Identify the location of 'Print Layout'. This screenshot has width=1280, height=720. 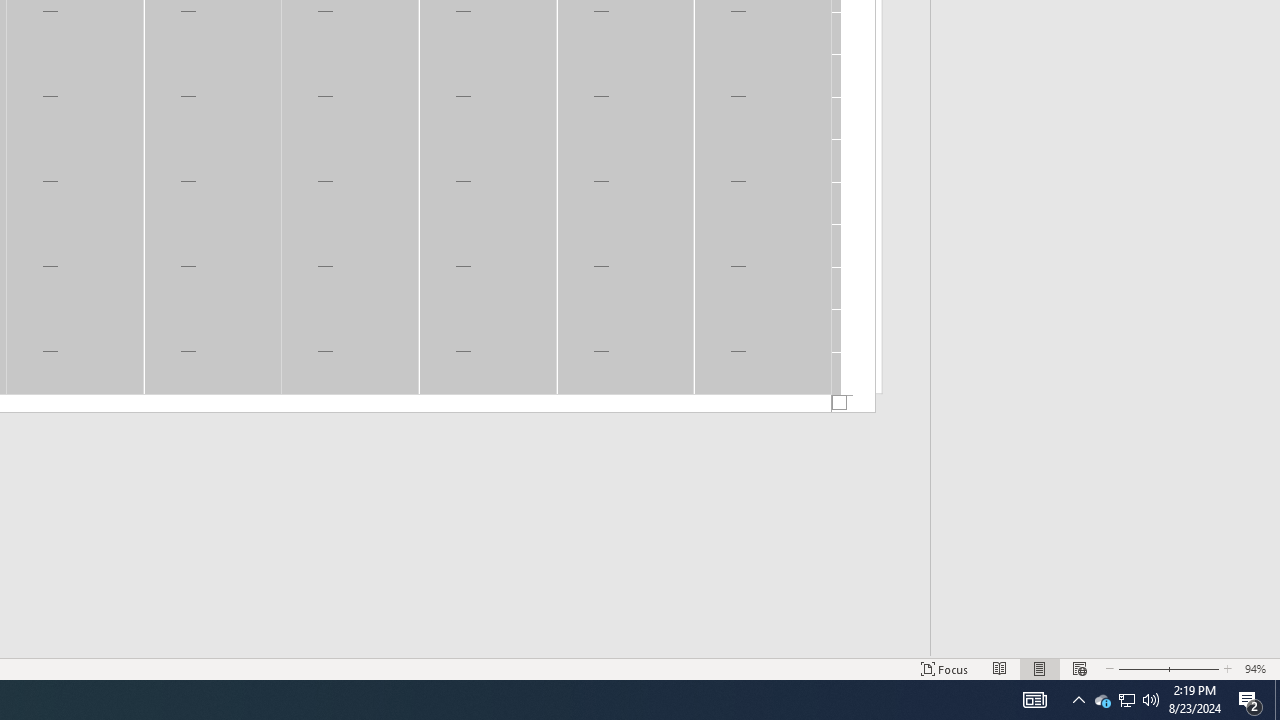
(1040, 669).